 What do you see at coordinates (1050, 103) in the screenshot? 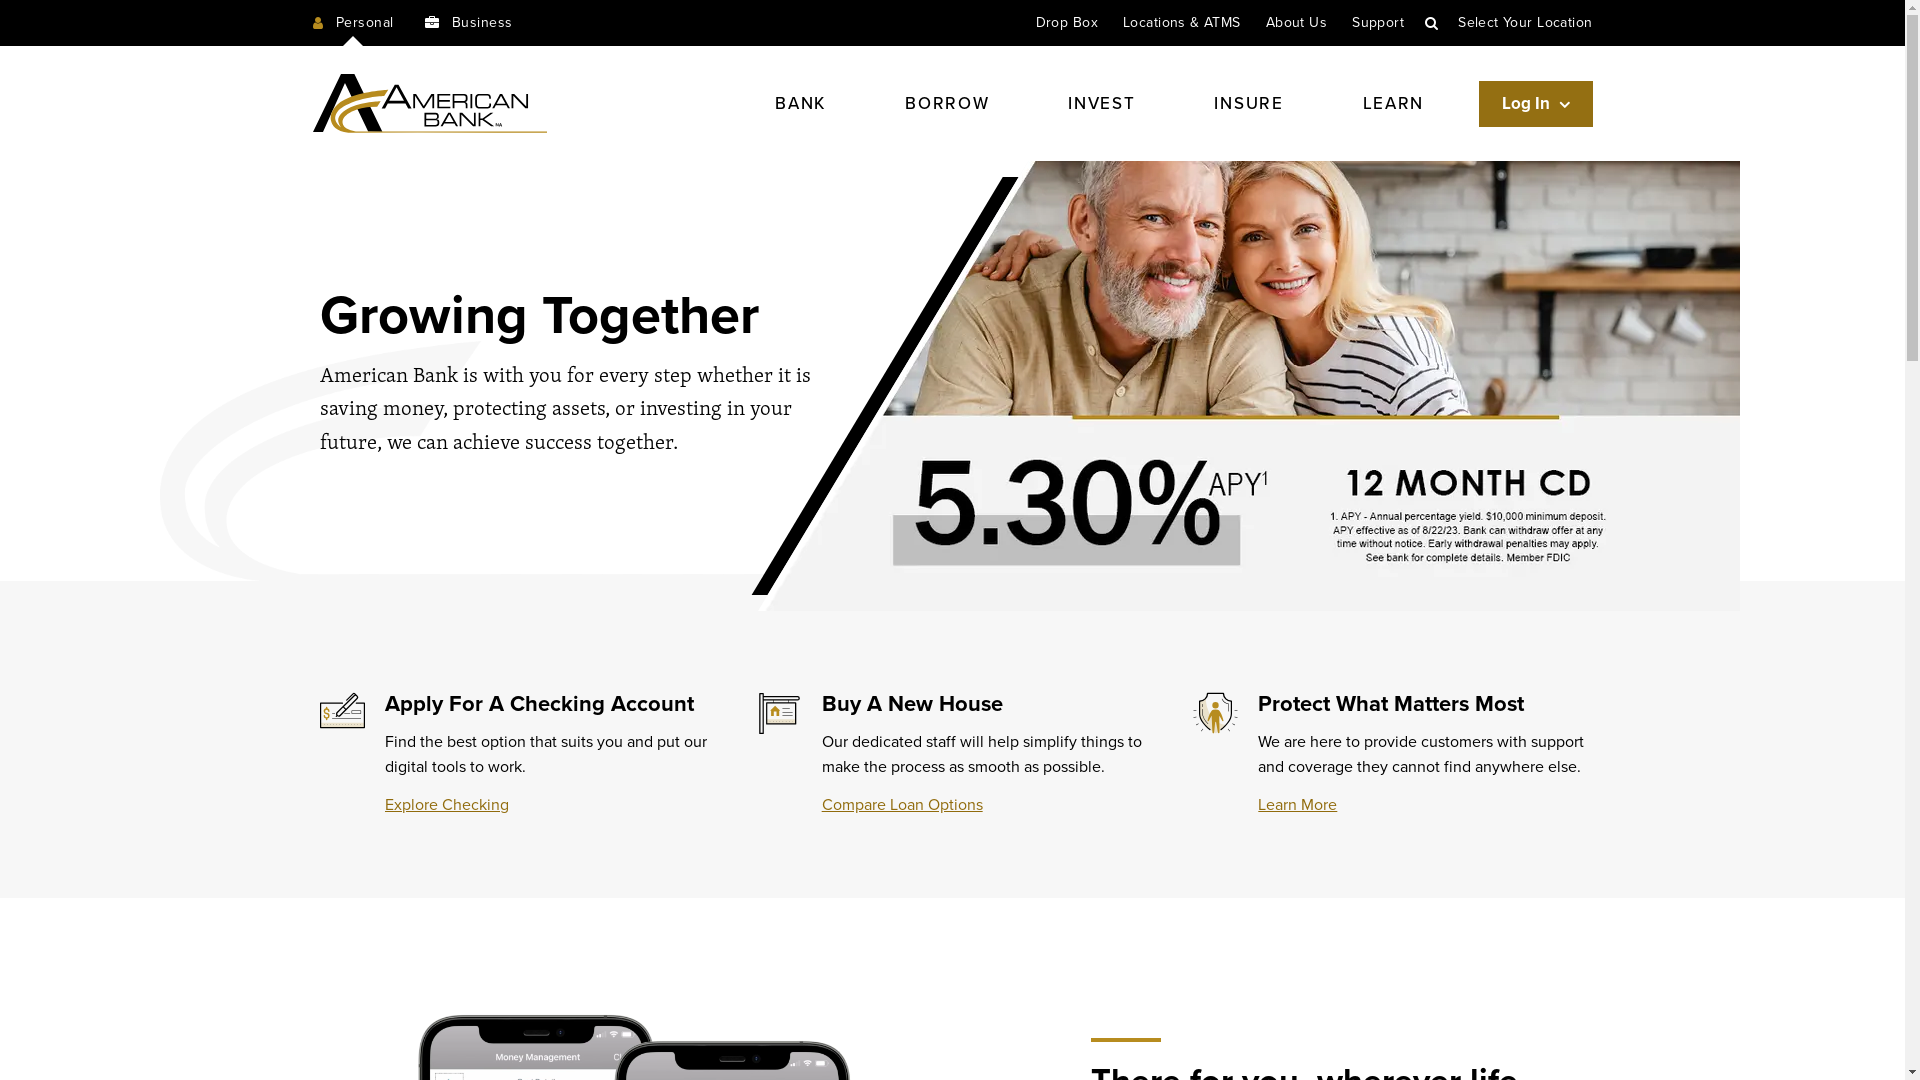
I see `'INVEST'` at bounding box center [1050, 103].